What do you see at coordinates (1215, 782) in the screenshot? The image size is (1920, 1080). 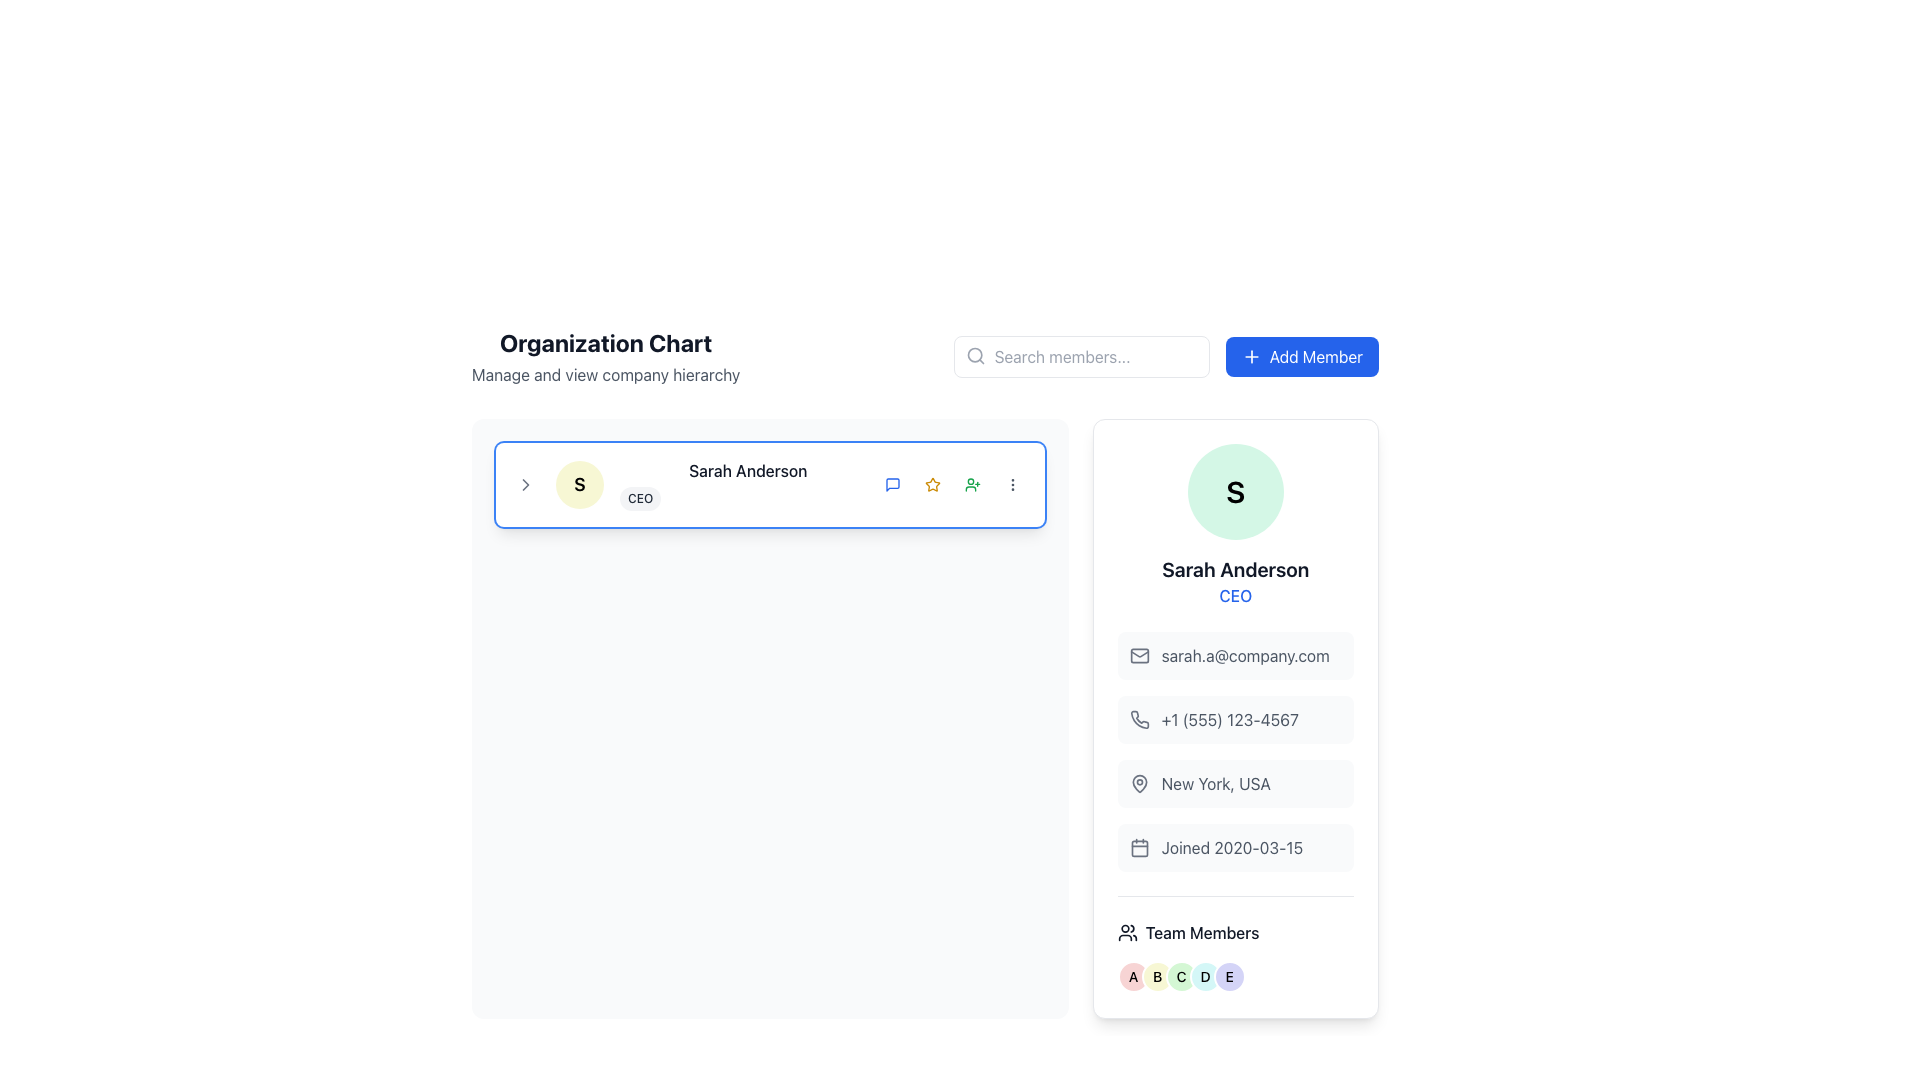 I see `the Text label indicating the user's location, which displays 'New York, USA', located within the personal details card on the right side of the layout, near the bottom section, below a pin icon and above the 'Joined 2020-03-15' date field` at bounding box center [1215, 782].